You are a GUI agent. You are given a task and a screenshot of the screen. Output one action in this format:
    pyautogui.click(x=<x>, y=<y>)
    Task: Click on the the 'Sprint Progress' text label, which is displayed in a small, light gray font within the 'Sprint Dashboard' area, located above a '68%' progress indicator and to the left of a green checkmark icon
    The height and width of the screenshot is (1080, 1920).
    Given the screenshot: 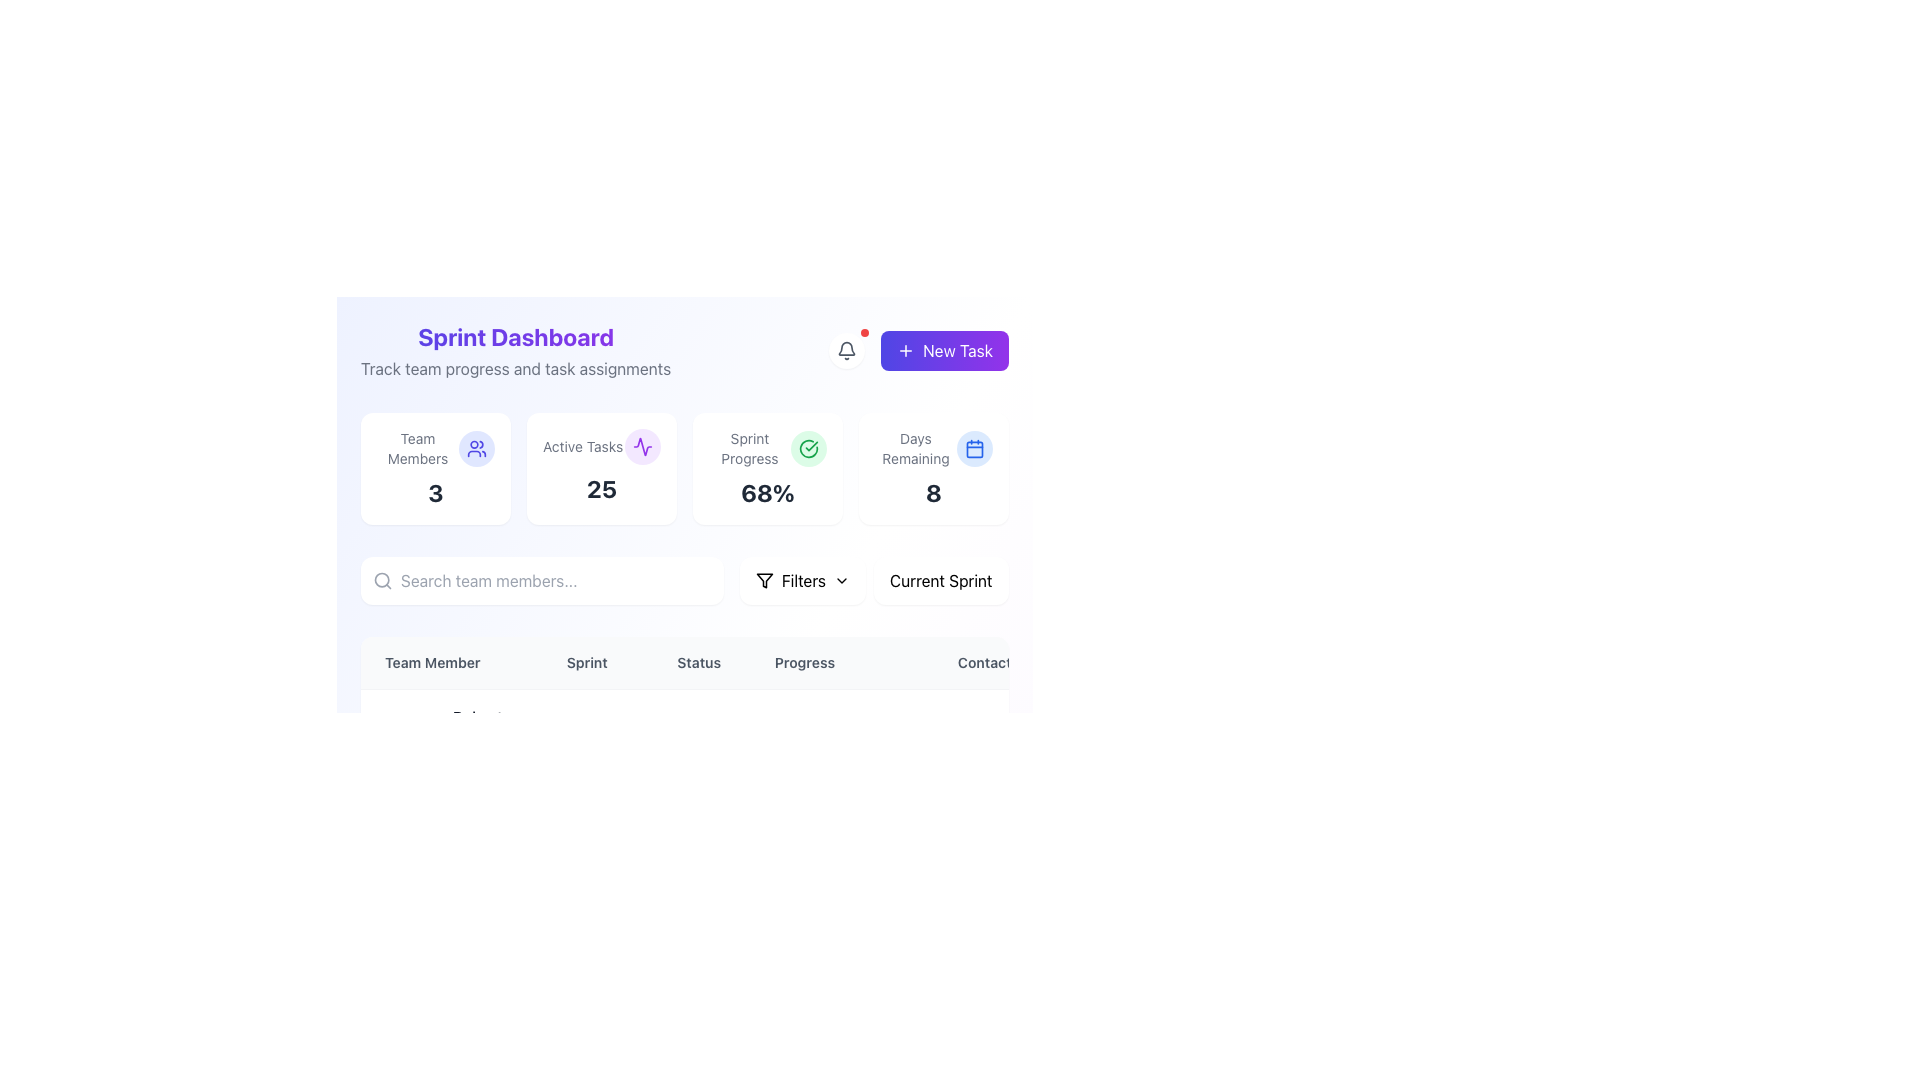 What is the action you would take?
    pyautogui.click(x=748, y=447)
    